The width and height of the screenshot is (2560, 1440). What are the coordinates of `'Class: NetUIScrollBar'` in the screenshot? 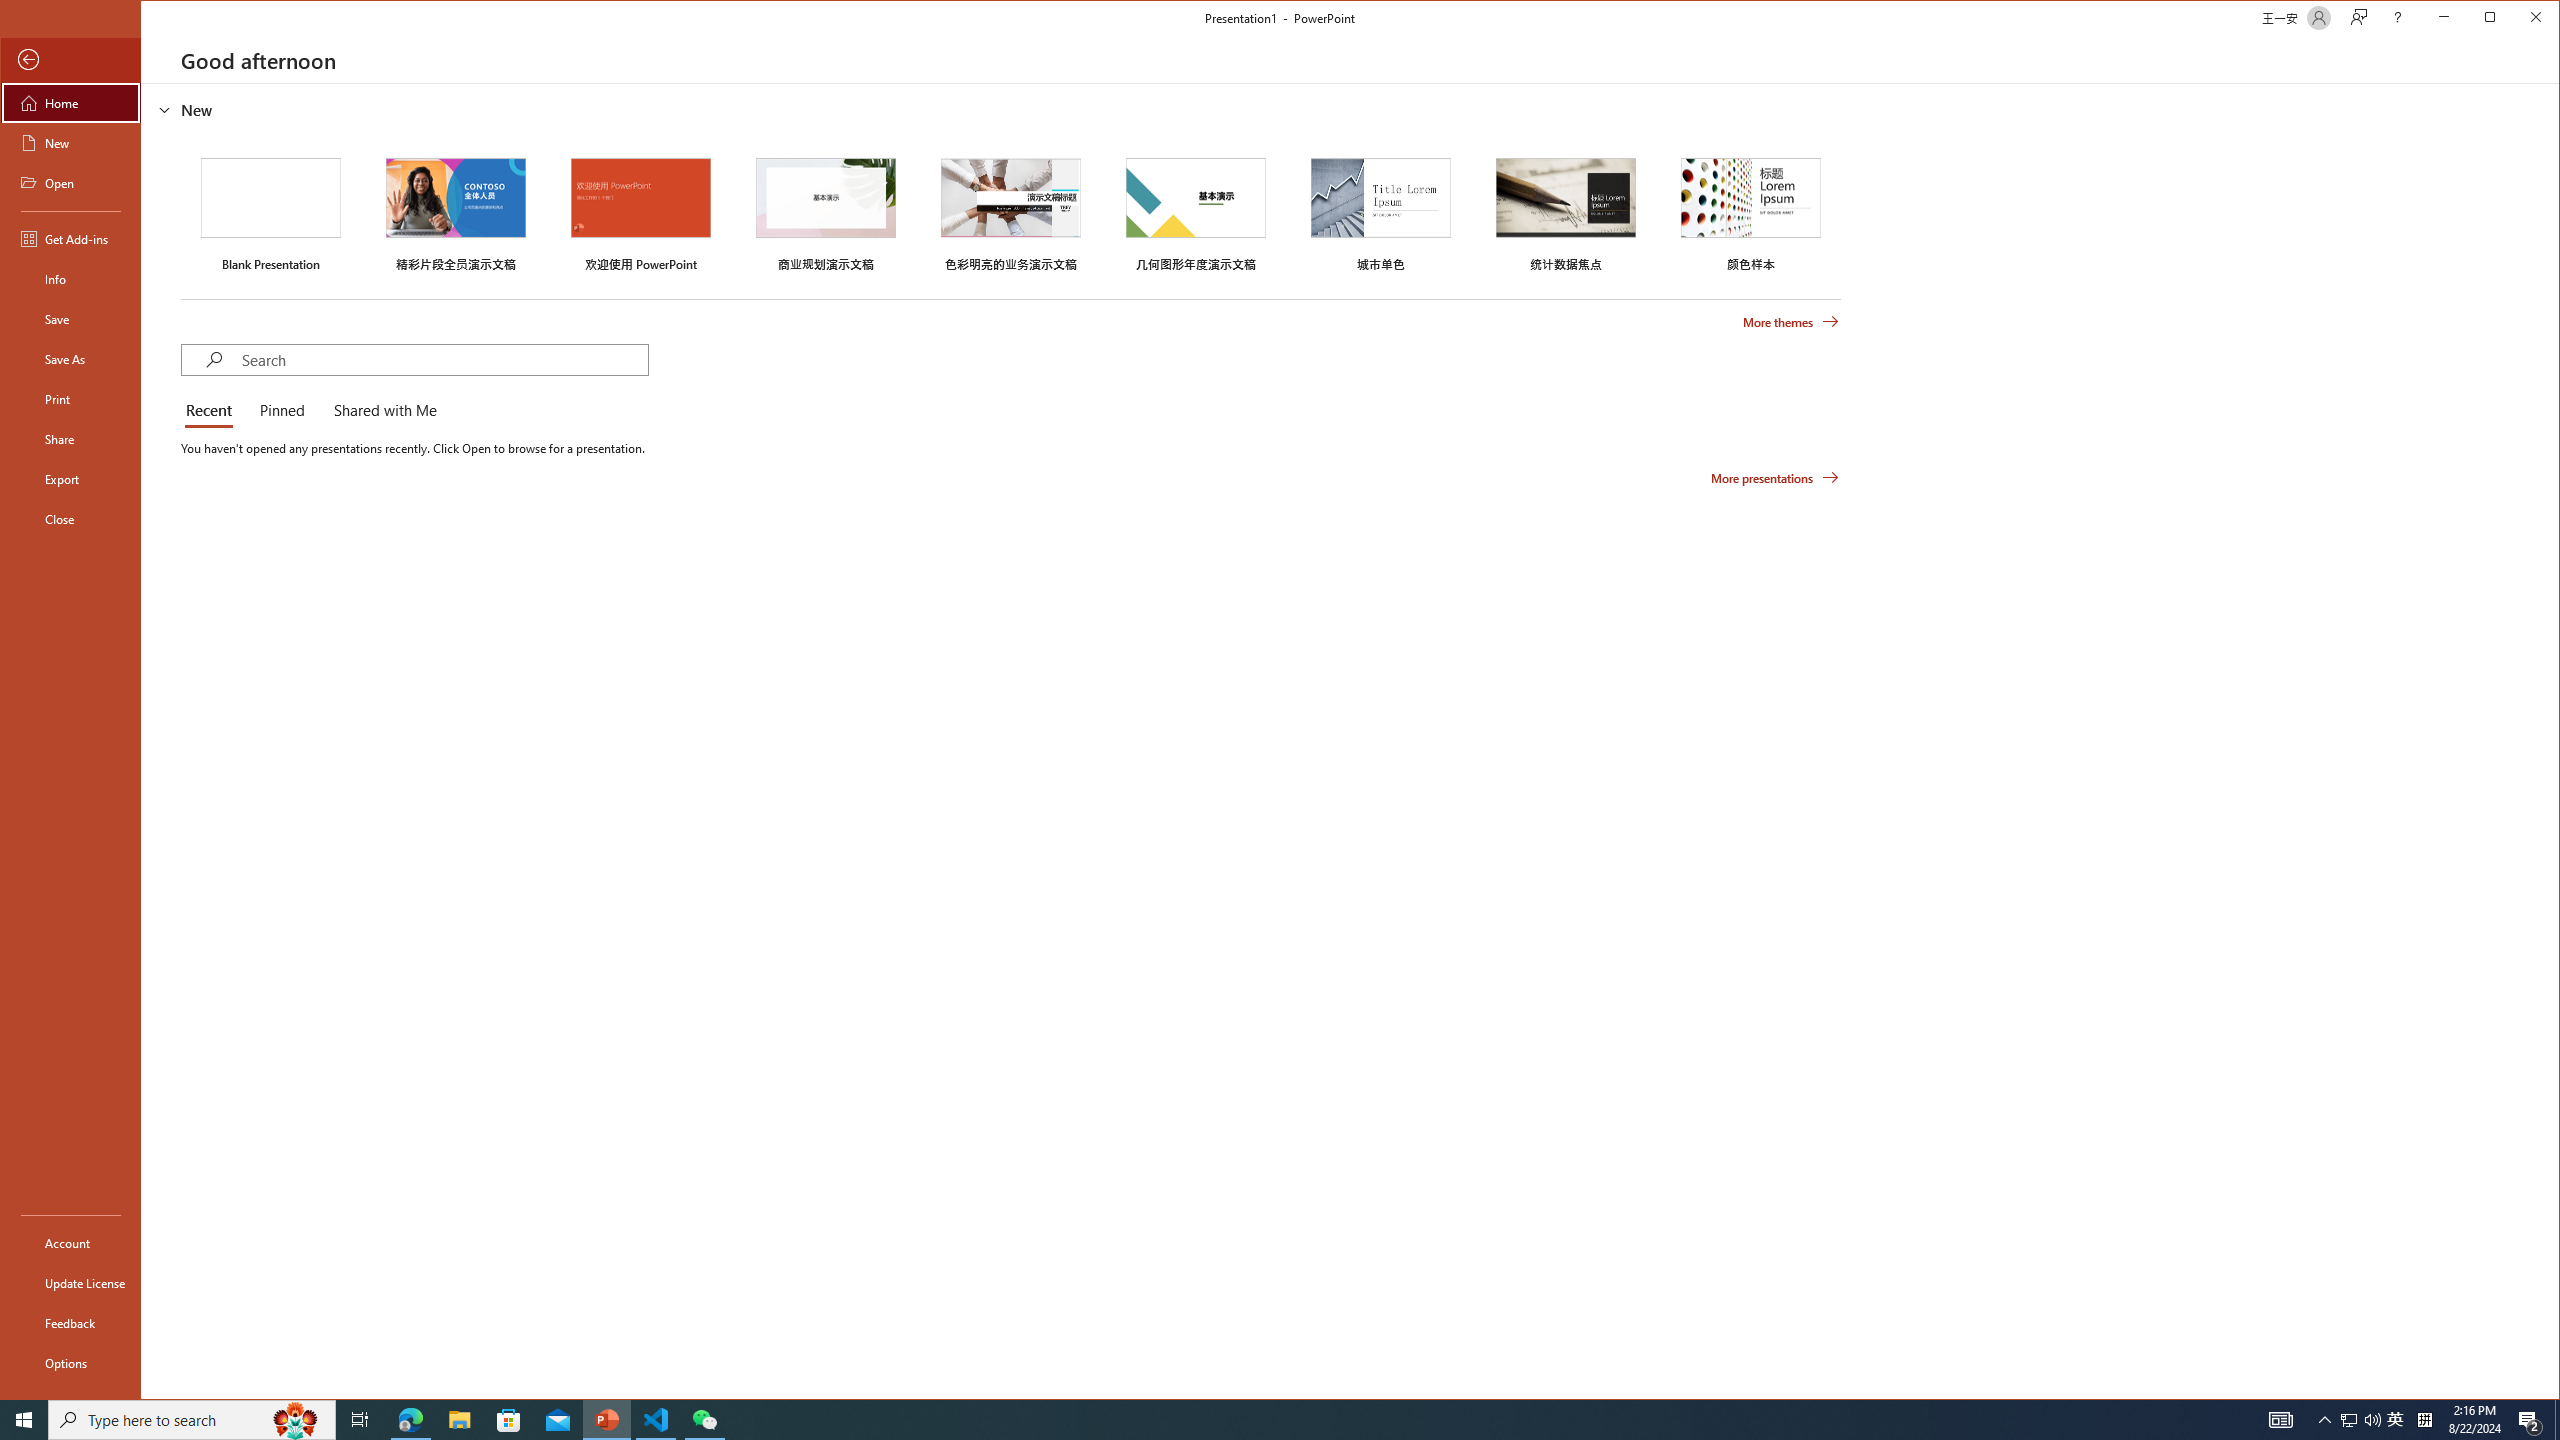 It's located at (2551, 740).